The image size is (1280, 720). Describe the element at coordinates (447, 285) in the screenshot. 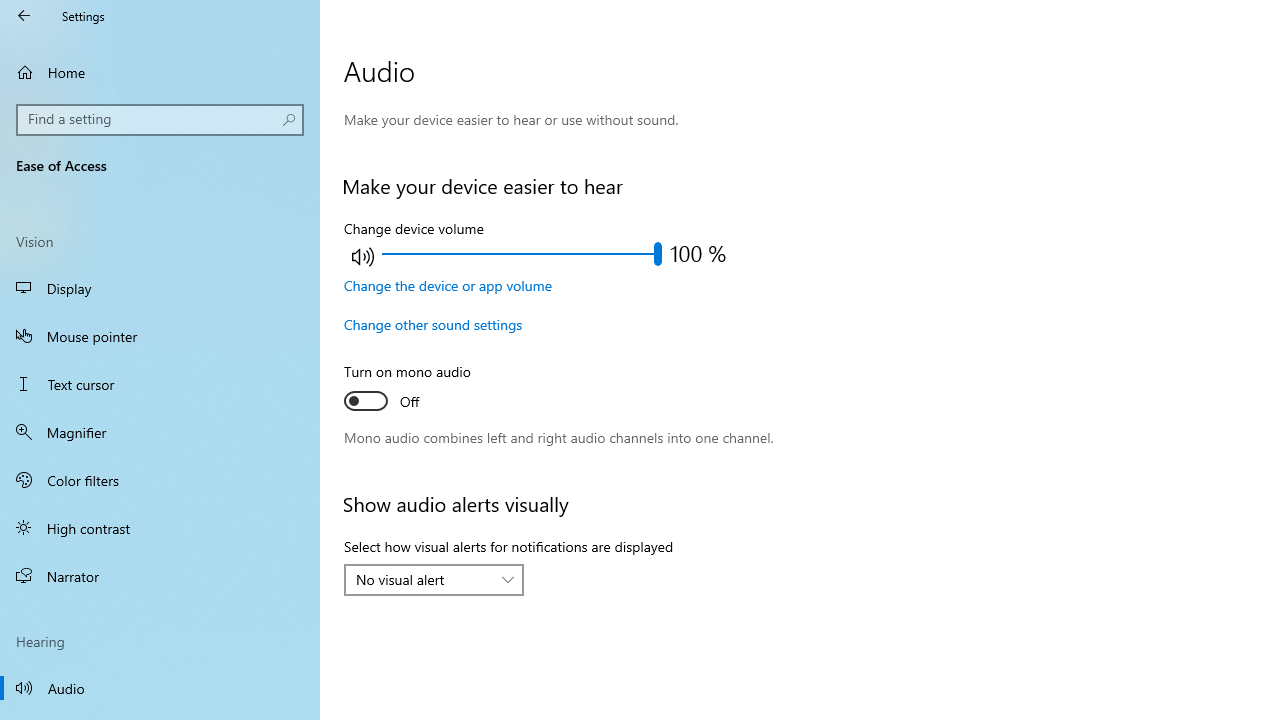

I see `'Change the device or app volume'` at that location.